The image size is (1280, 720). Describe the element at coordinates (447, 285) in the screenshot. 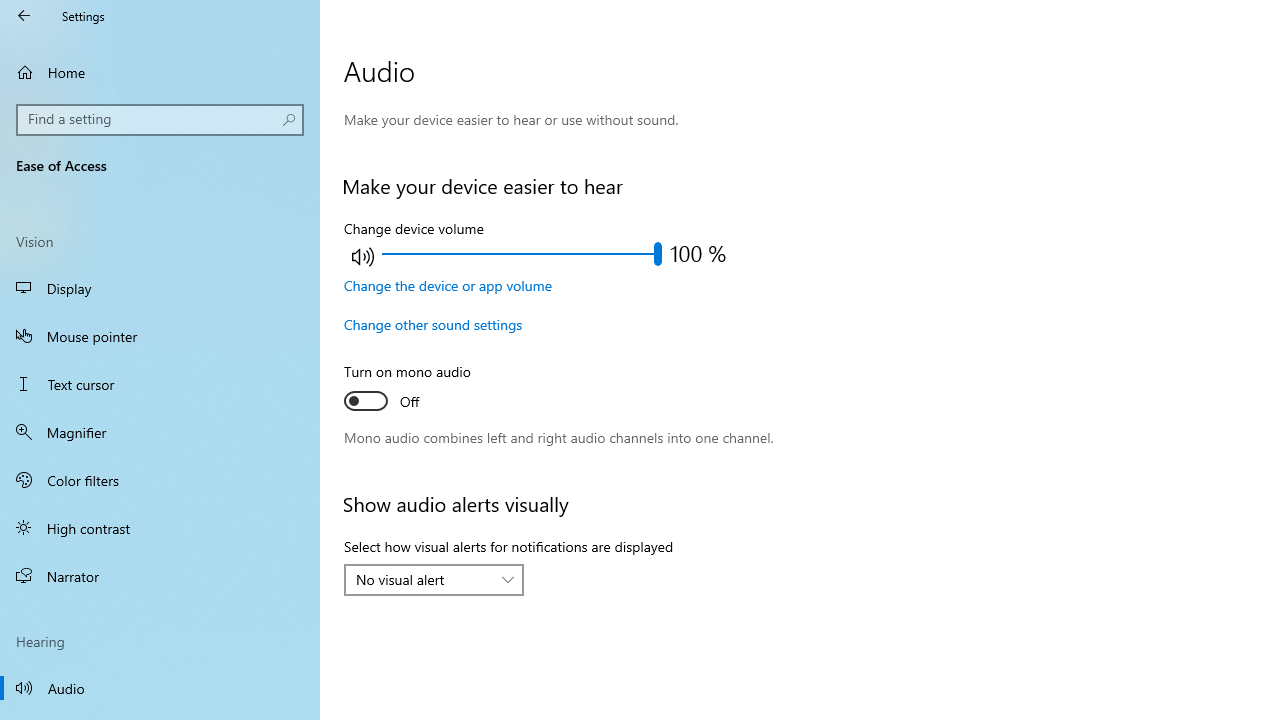

I see `'Change the device or app volume'` at that location.